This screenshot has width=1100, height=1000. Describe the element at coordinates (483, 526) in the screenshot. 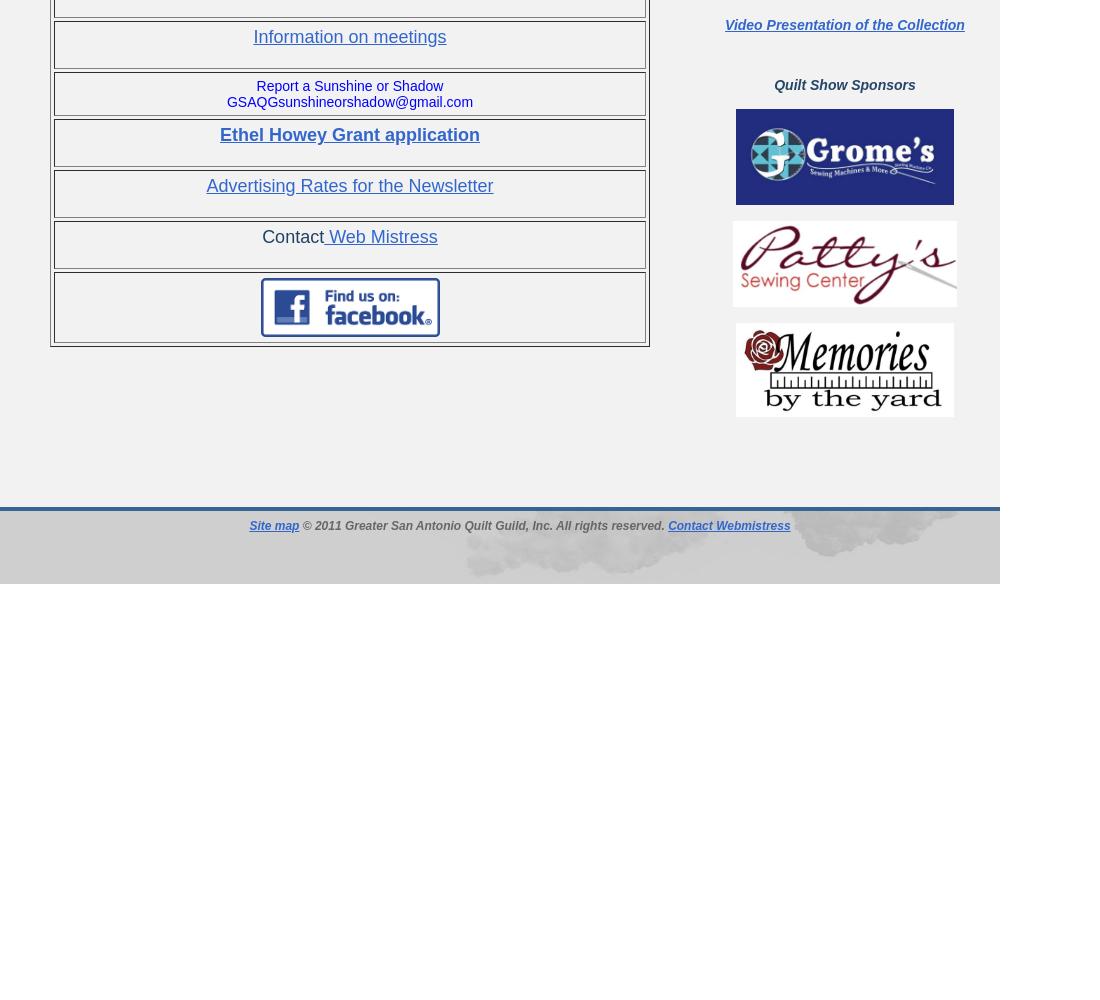

I see `'© 2011 Greater San Antonio Quilt Guild, Inc.  All rights reserved.'` at that location.